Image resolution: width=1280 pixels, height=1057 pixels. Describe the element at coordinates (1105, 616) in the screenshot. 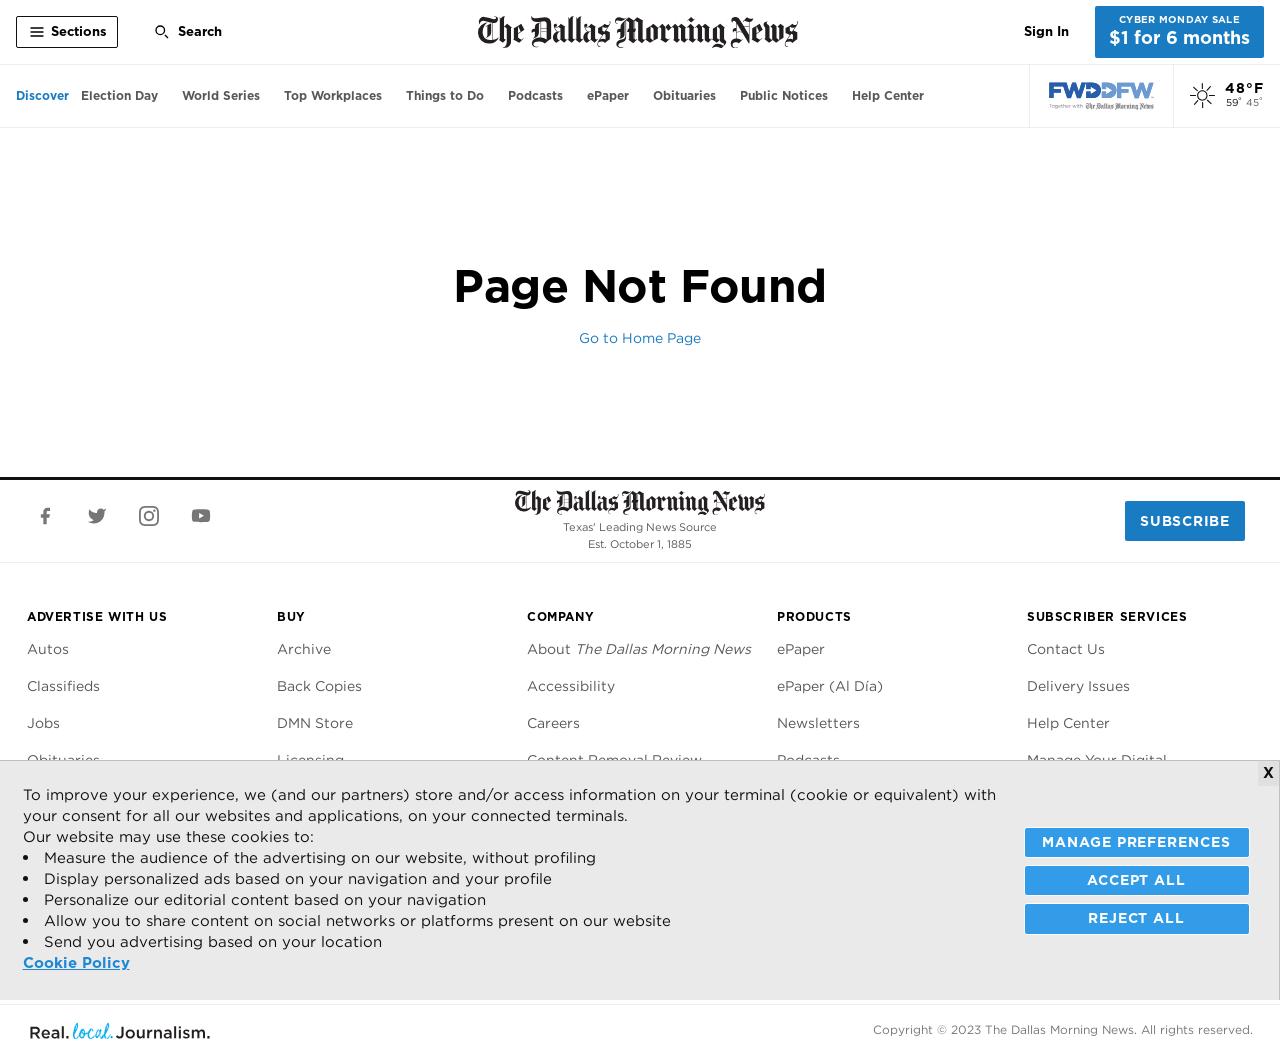

I see `'Subscriber Services'` at that location.